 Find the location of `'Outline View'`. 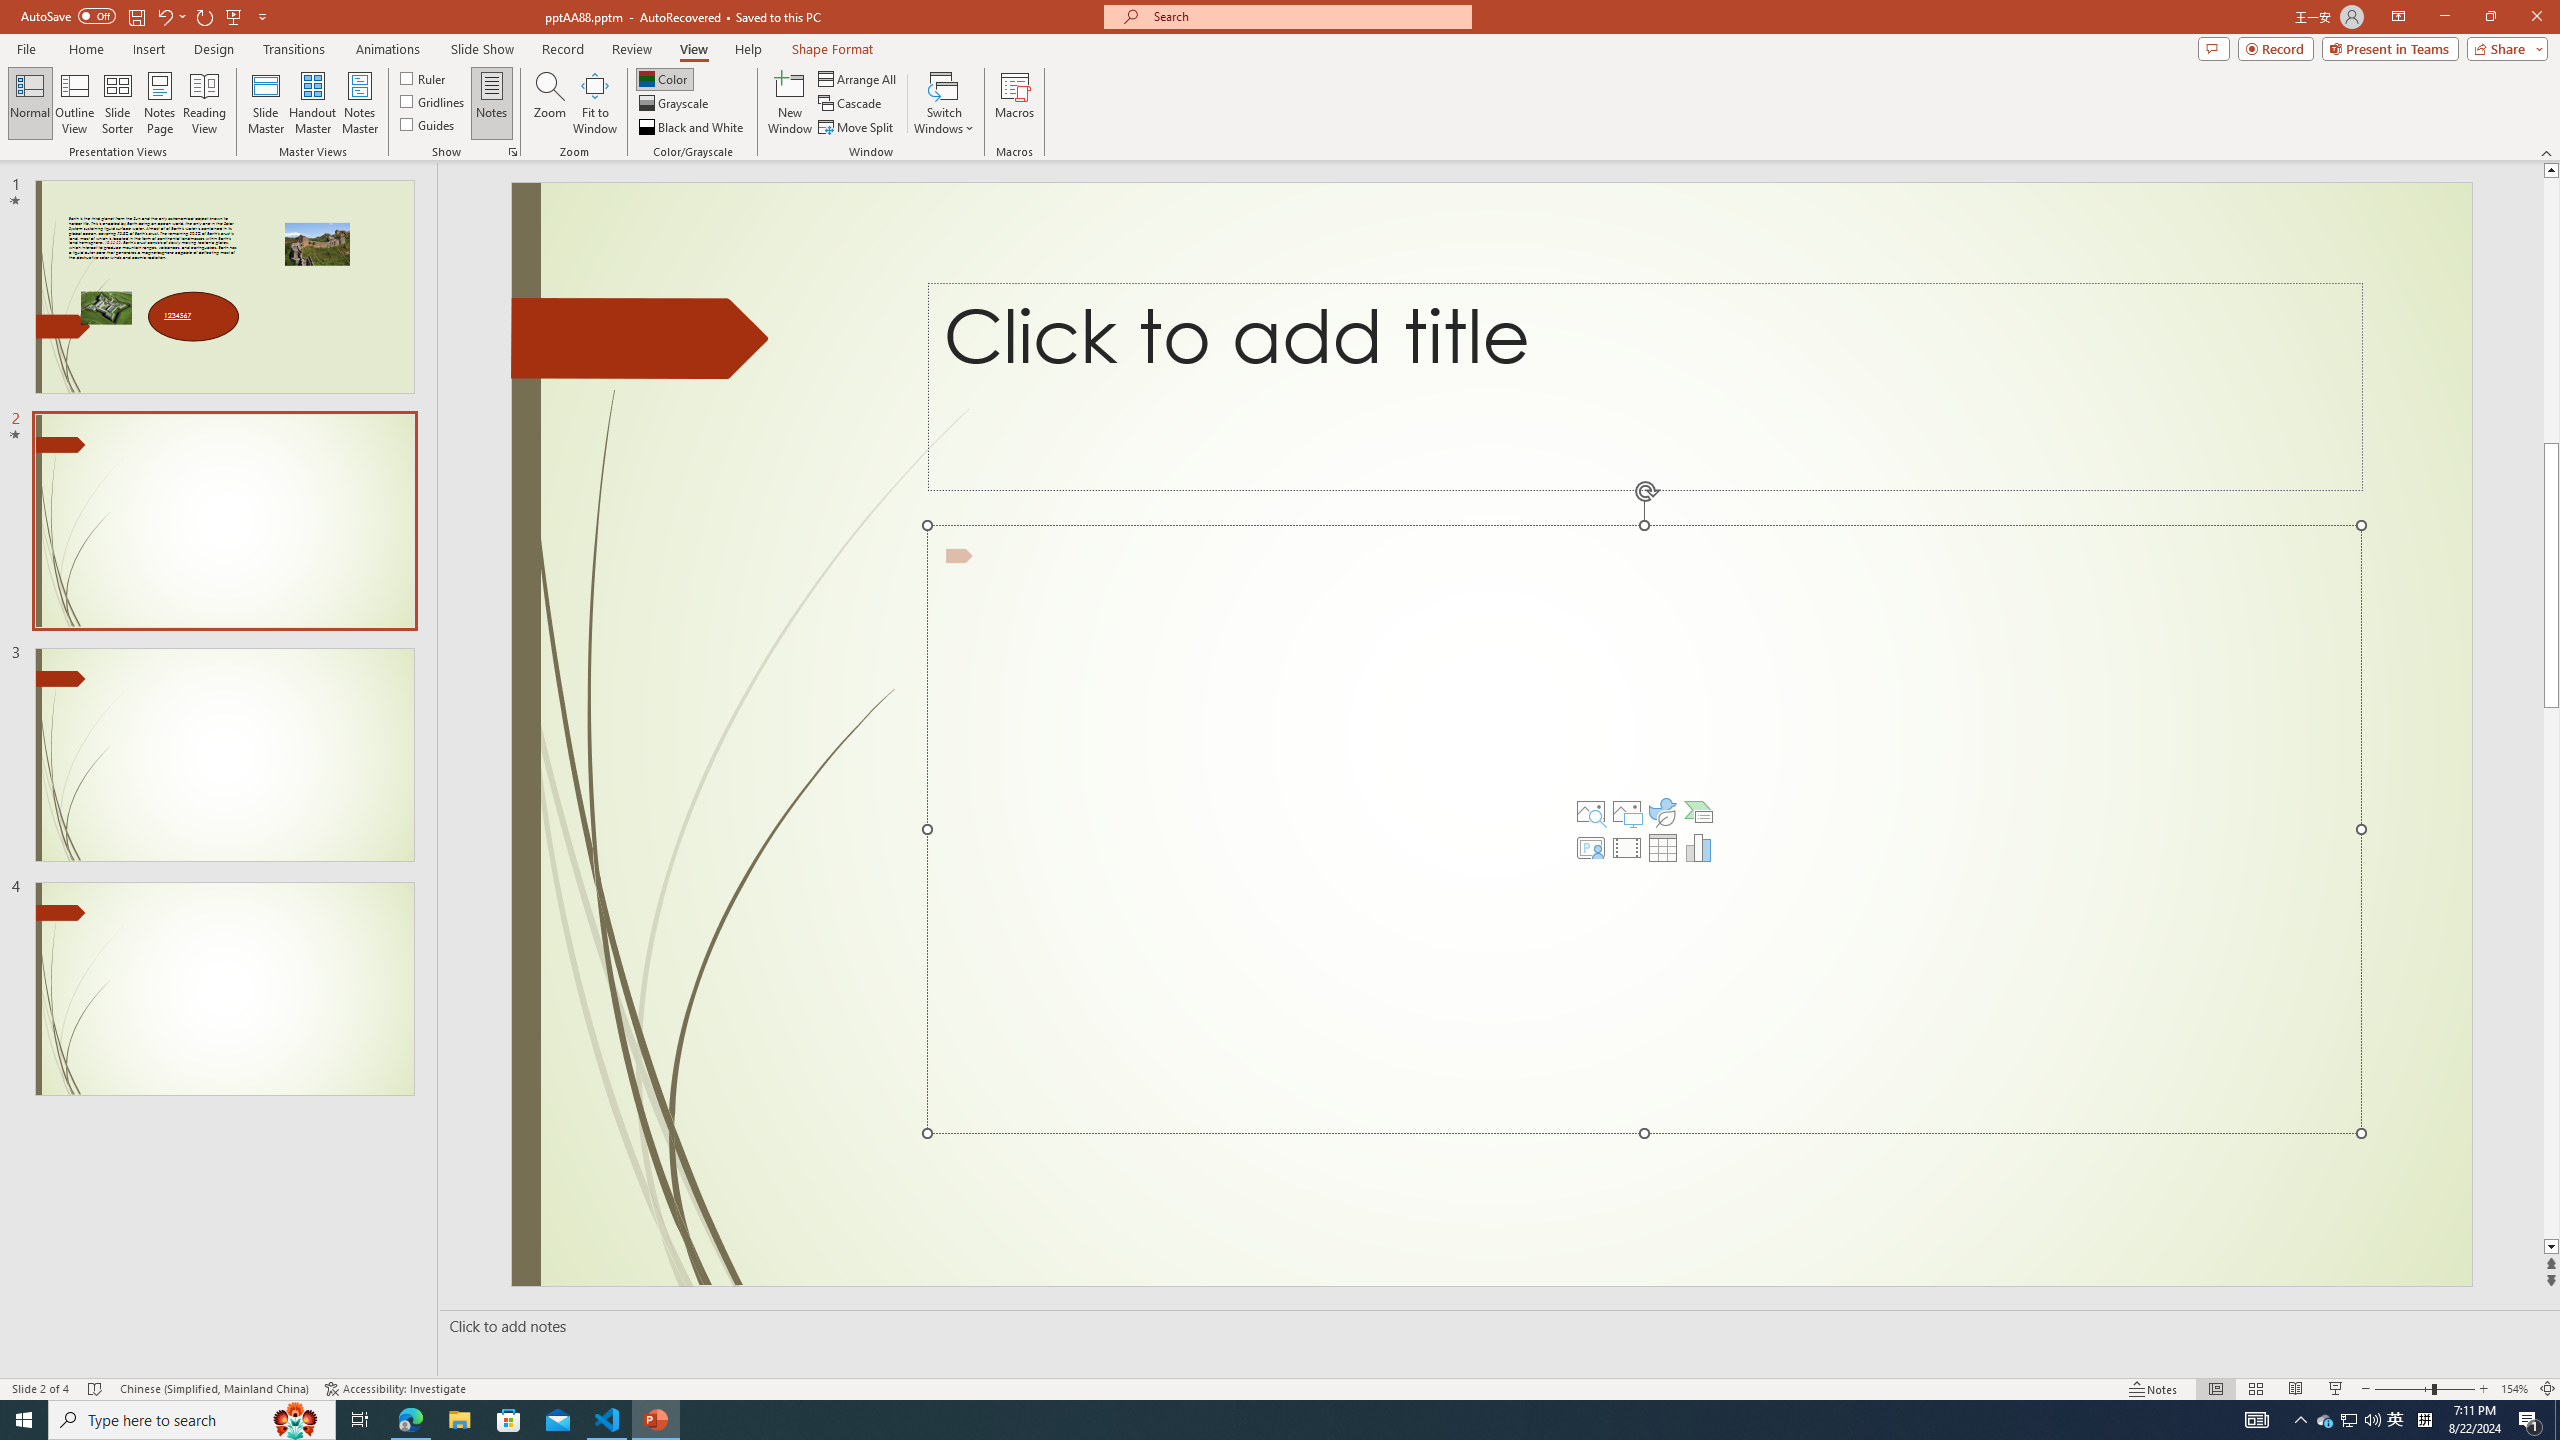

'Outline View' is located at coordinates (74, 103).